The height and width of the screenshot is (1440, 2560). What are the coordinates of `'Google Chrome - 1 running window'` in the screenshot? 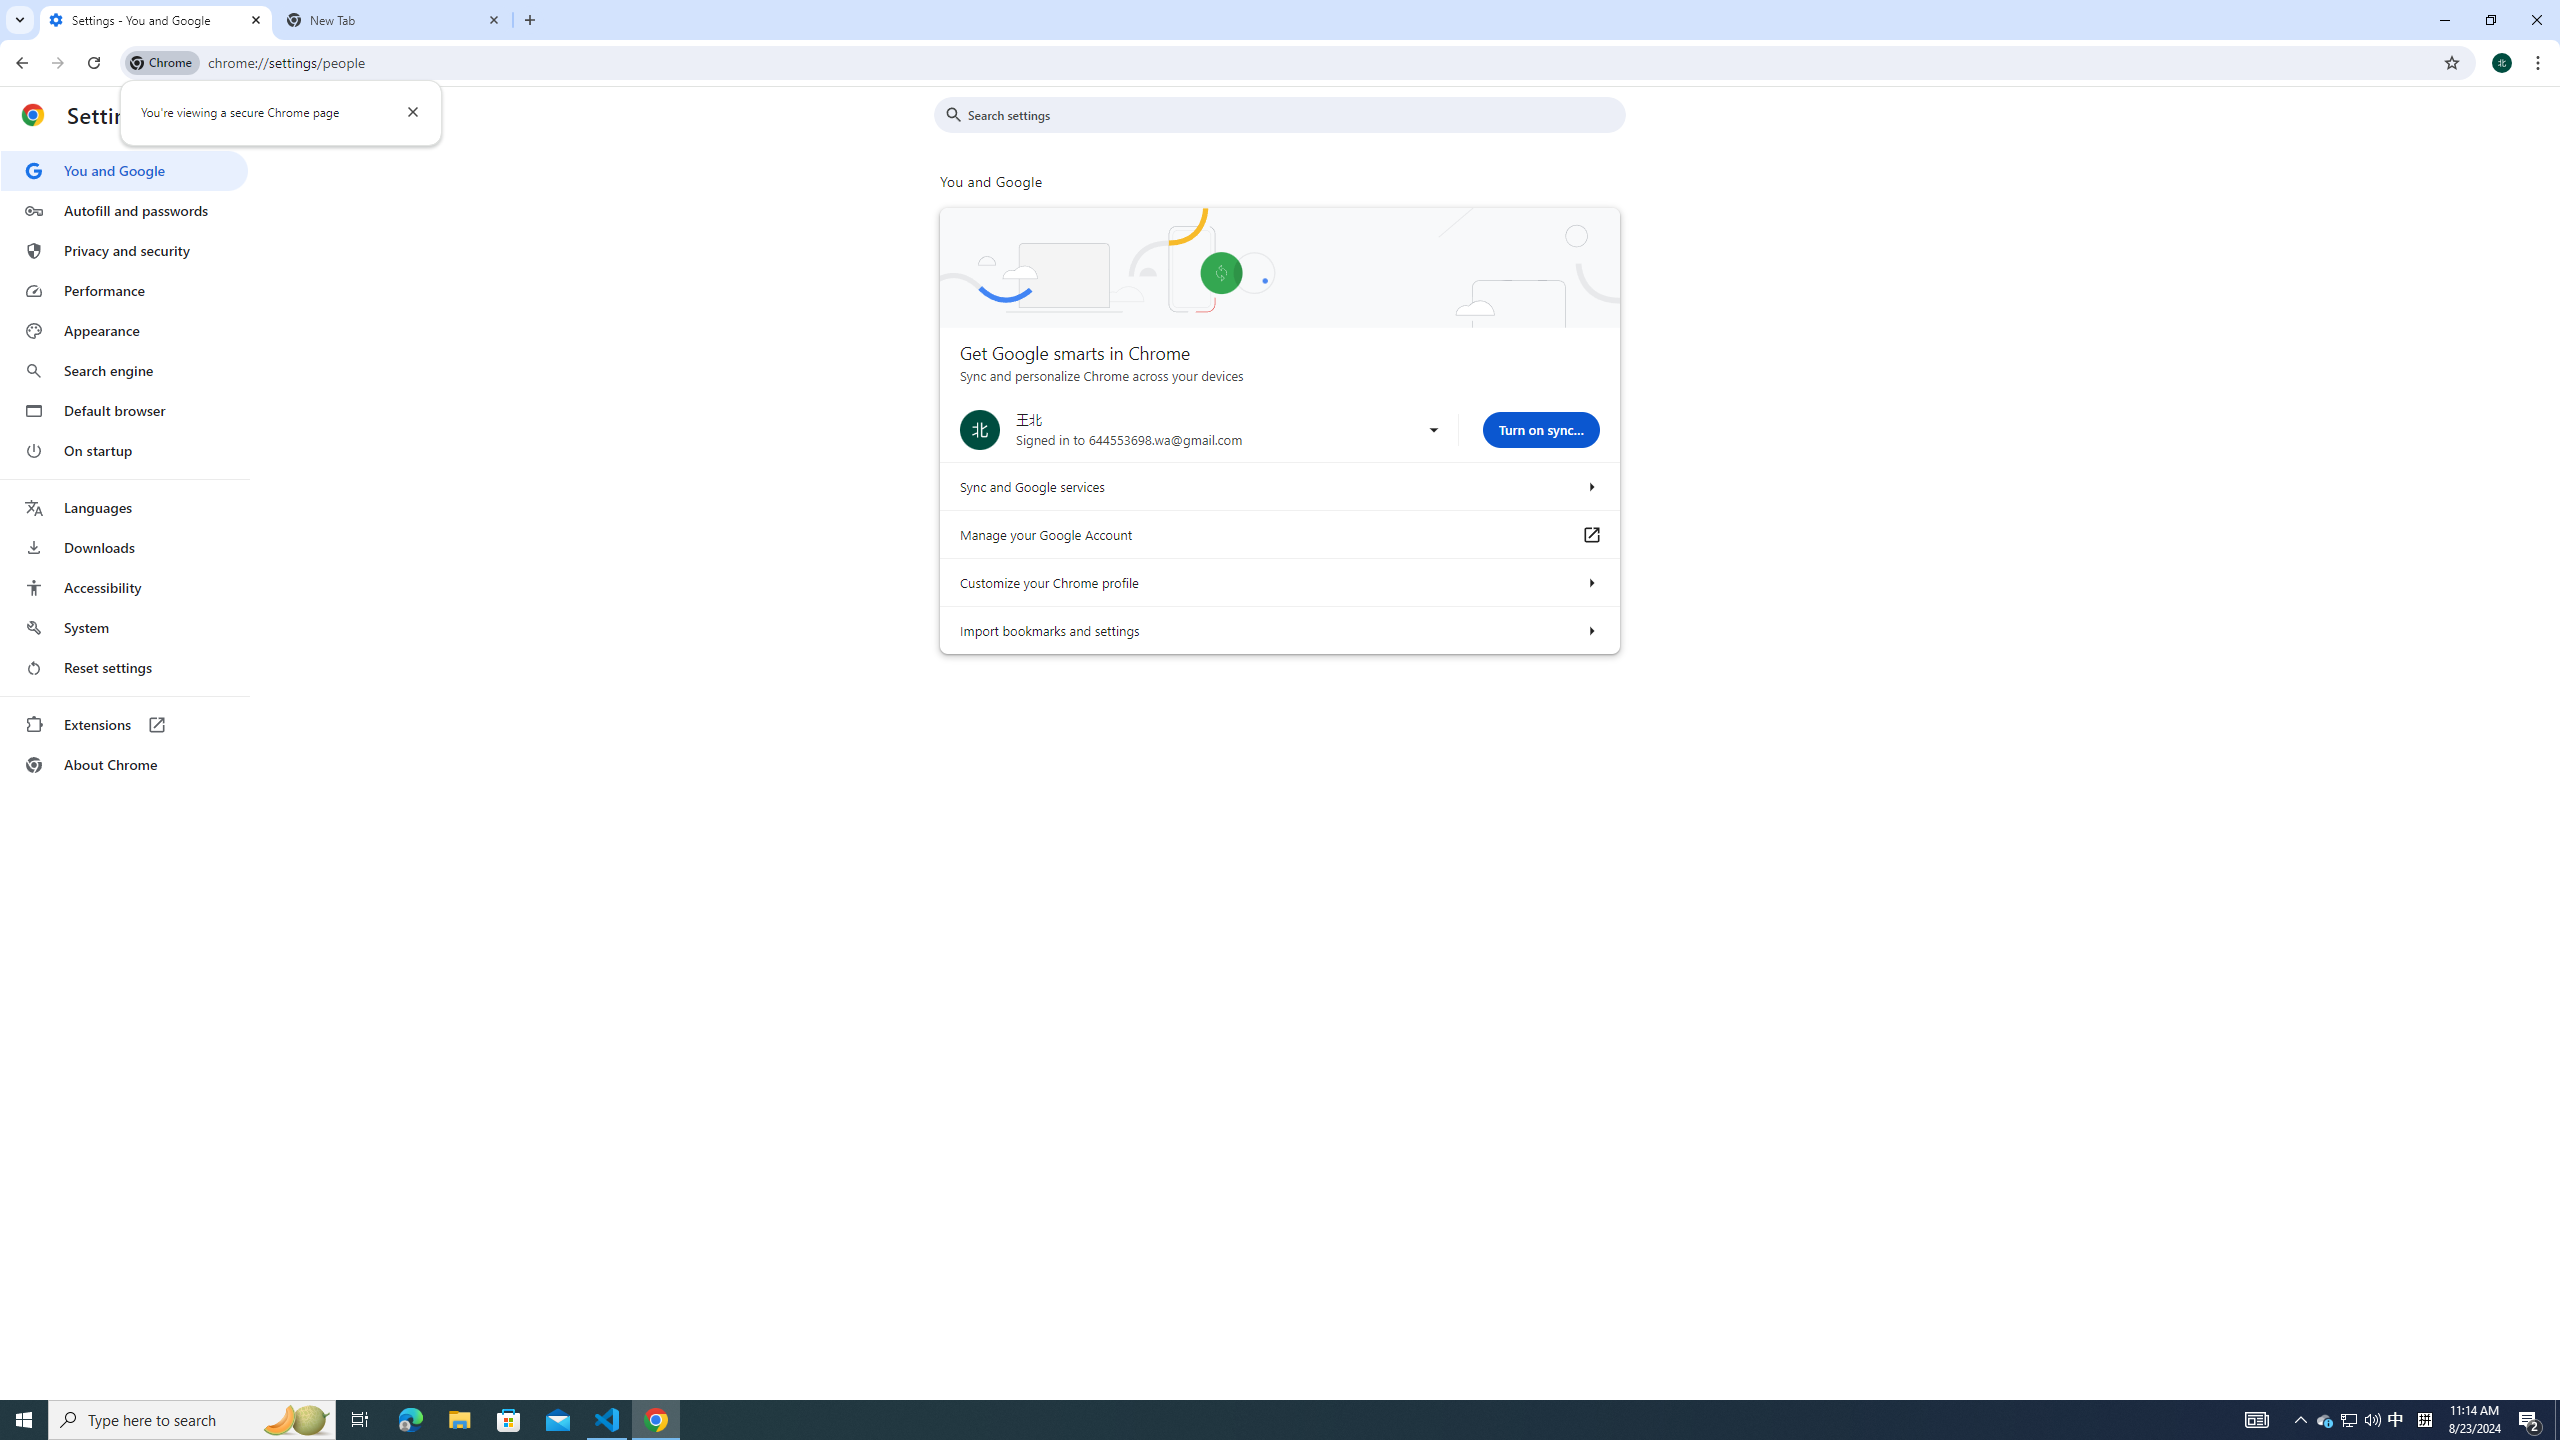 It's located at (656, 1418).